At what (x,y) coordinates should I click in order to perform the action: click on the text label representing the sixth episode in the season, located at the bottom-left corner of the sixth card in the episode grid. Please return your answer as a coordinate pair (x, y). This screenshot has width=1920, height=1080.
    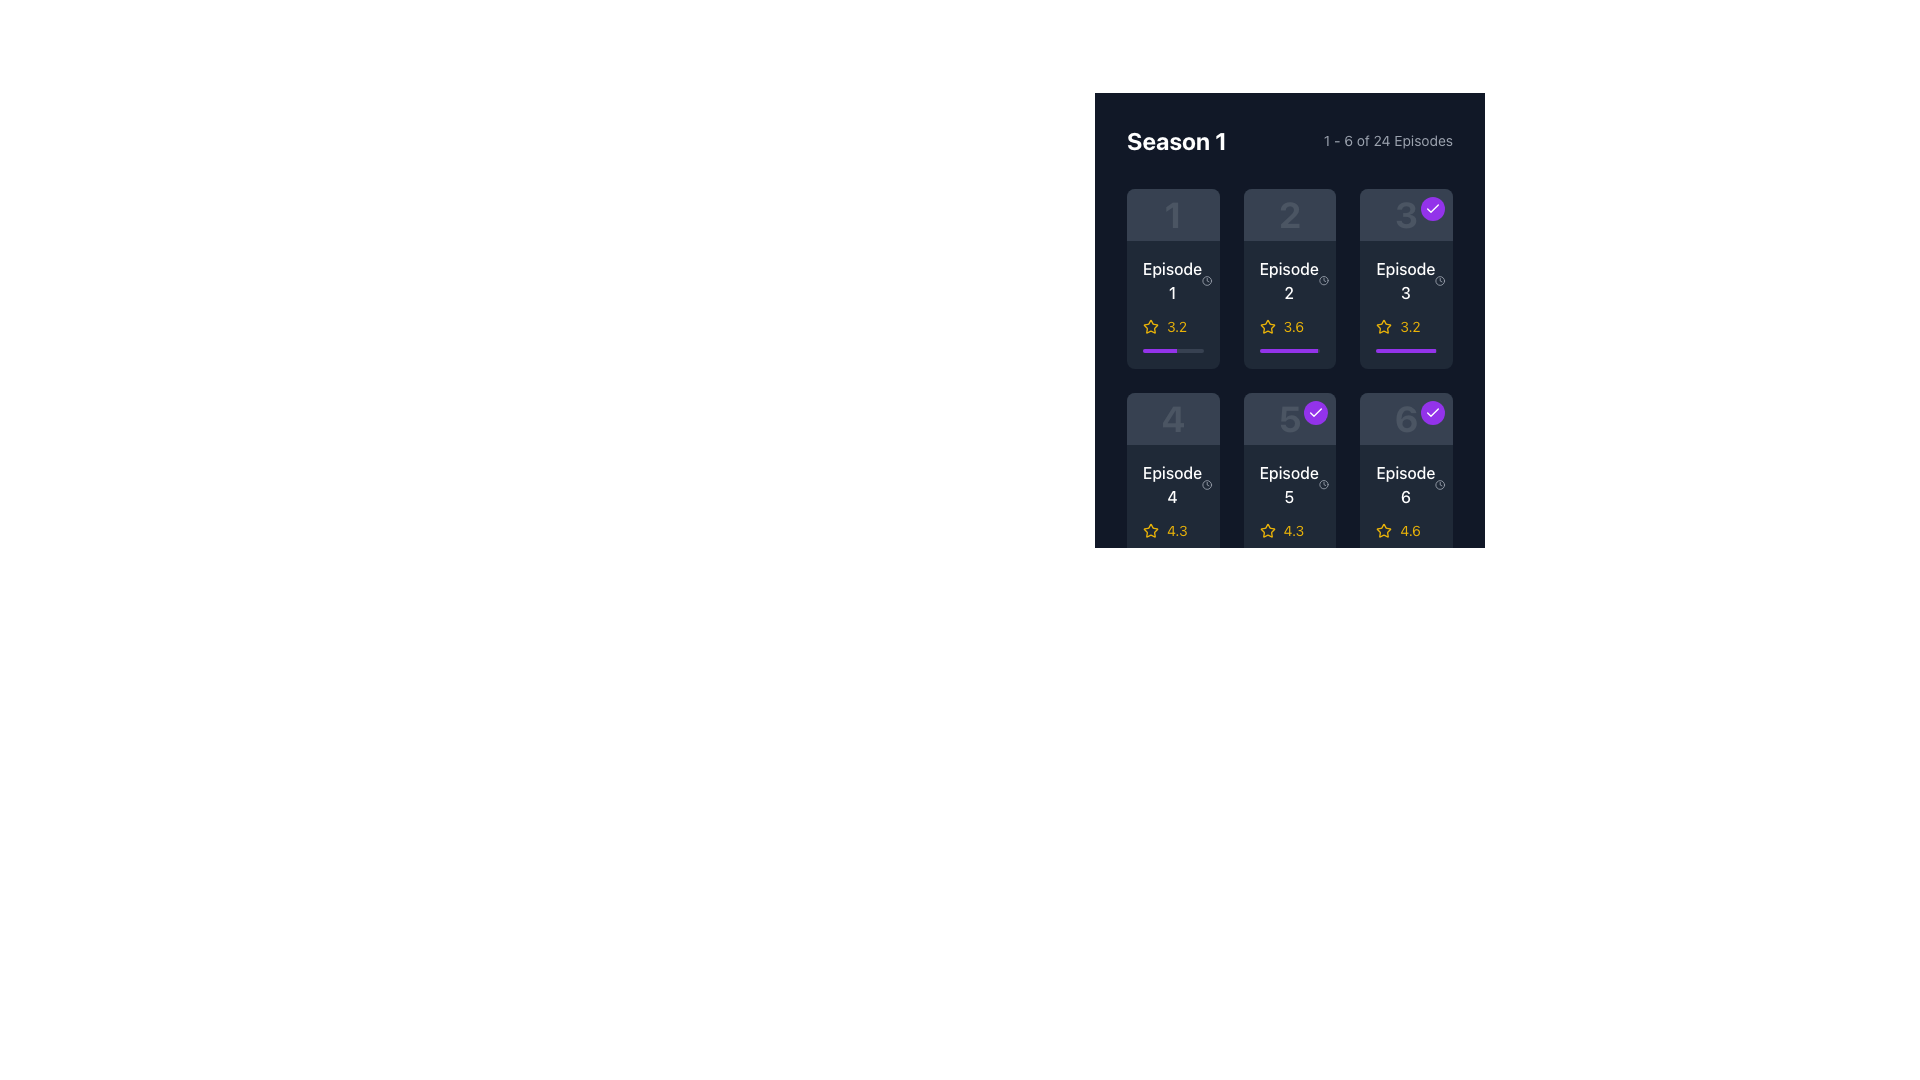
    Looking at the image, I should click on (1404, 485).